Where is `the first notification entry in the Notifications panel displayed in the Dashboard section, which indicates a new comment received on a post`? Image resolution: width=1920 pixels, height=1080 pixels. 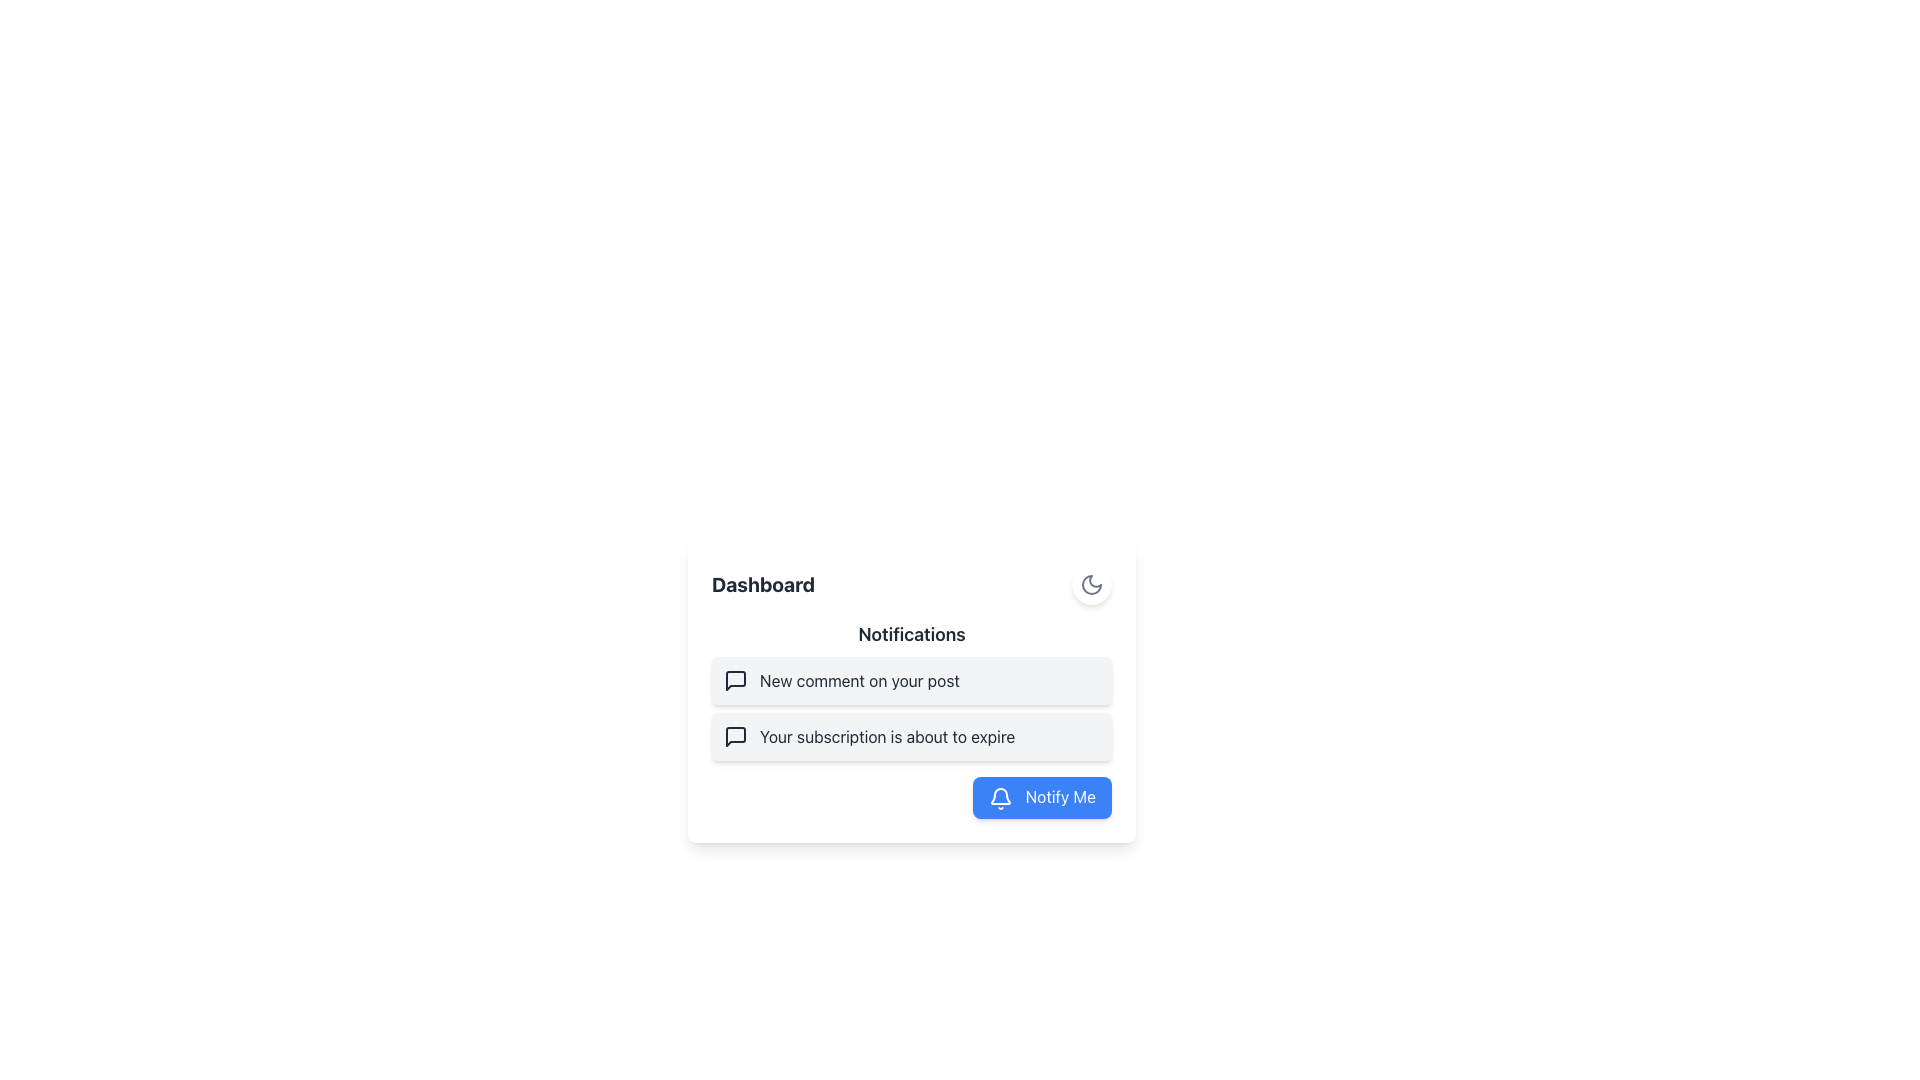
the first notification entry in the Notifications panel displayed in the Dashboard section, which indicates a new comment received on a post is located at coordinates (911, 680).